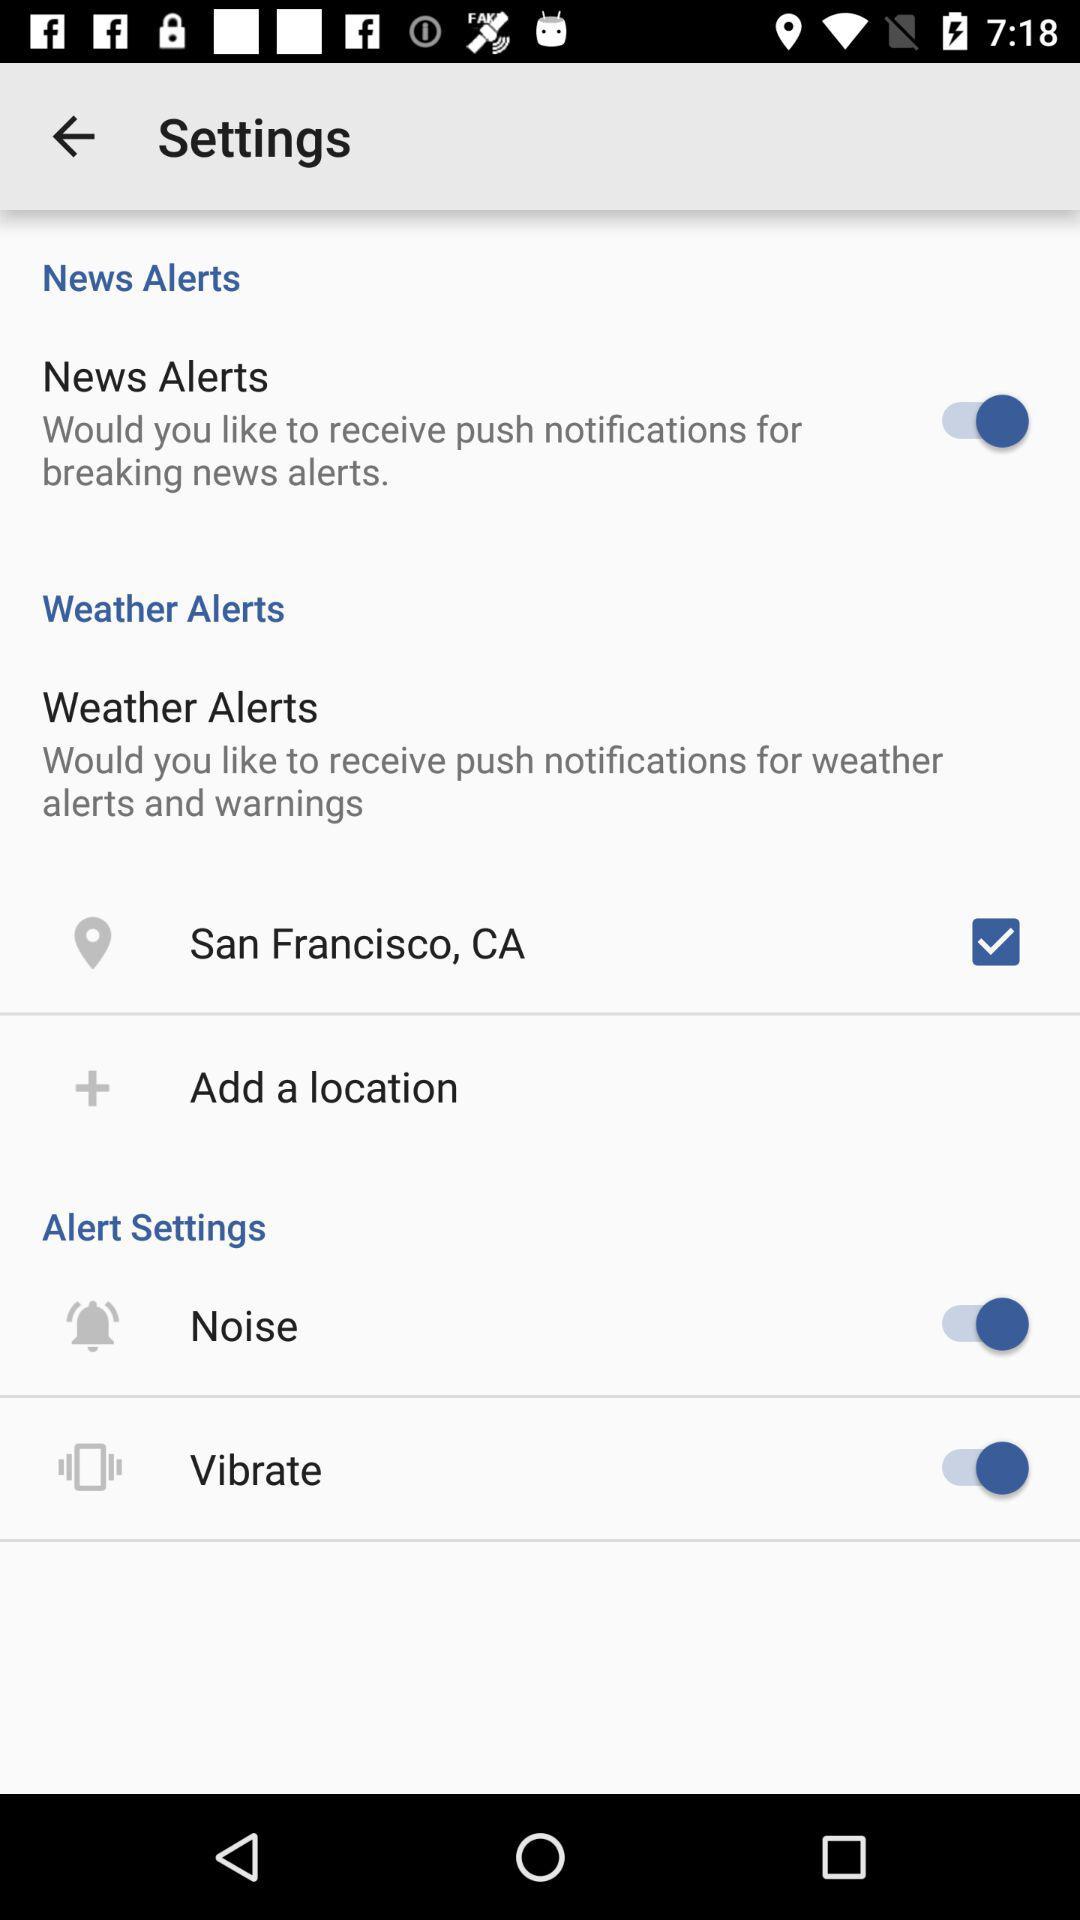 The width and height of the screenshot is (1080, 1920). What do you see at coordinates (995, 940) in the screenshot?
I see `the item below would you like item` at bounding box center [995, 940].